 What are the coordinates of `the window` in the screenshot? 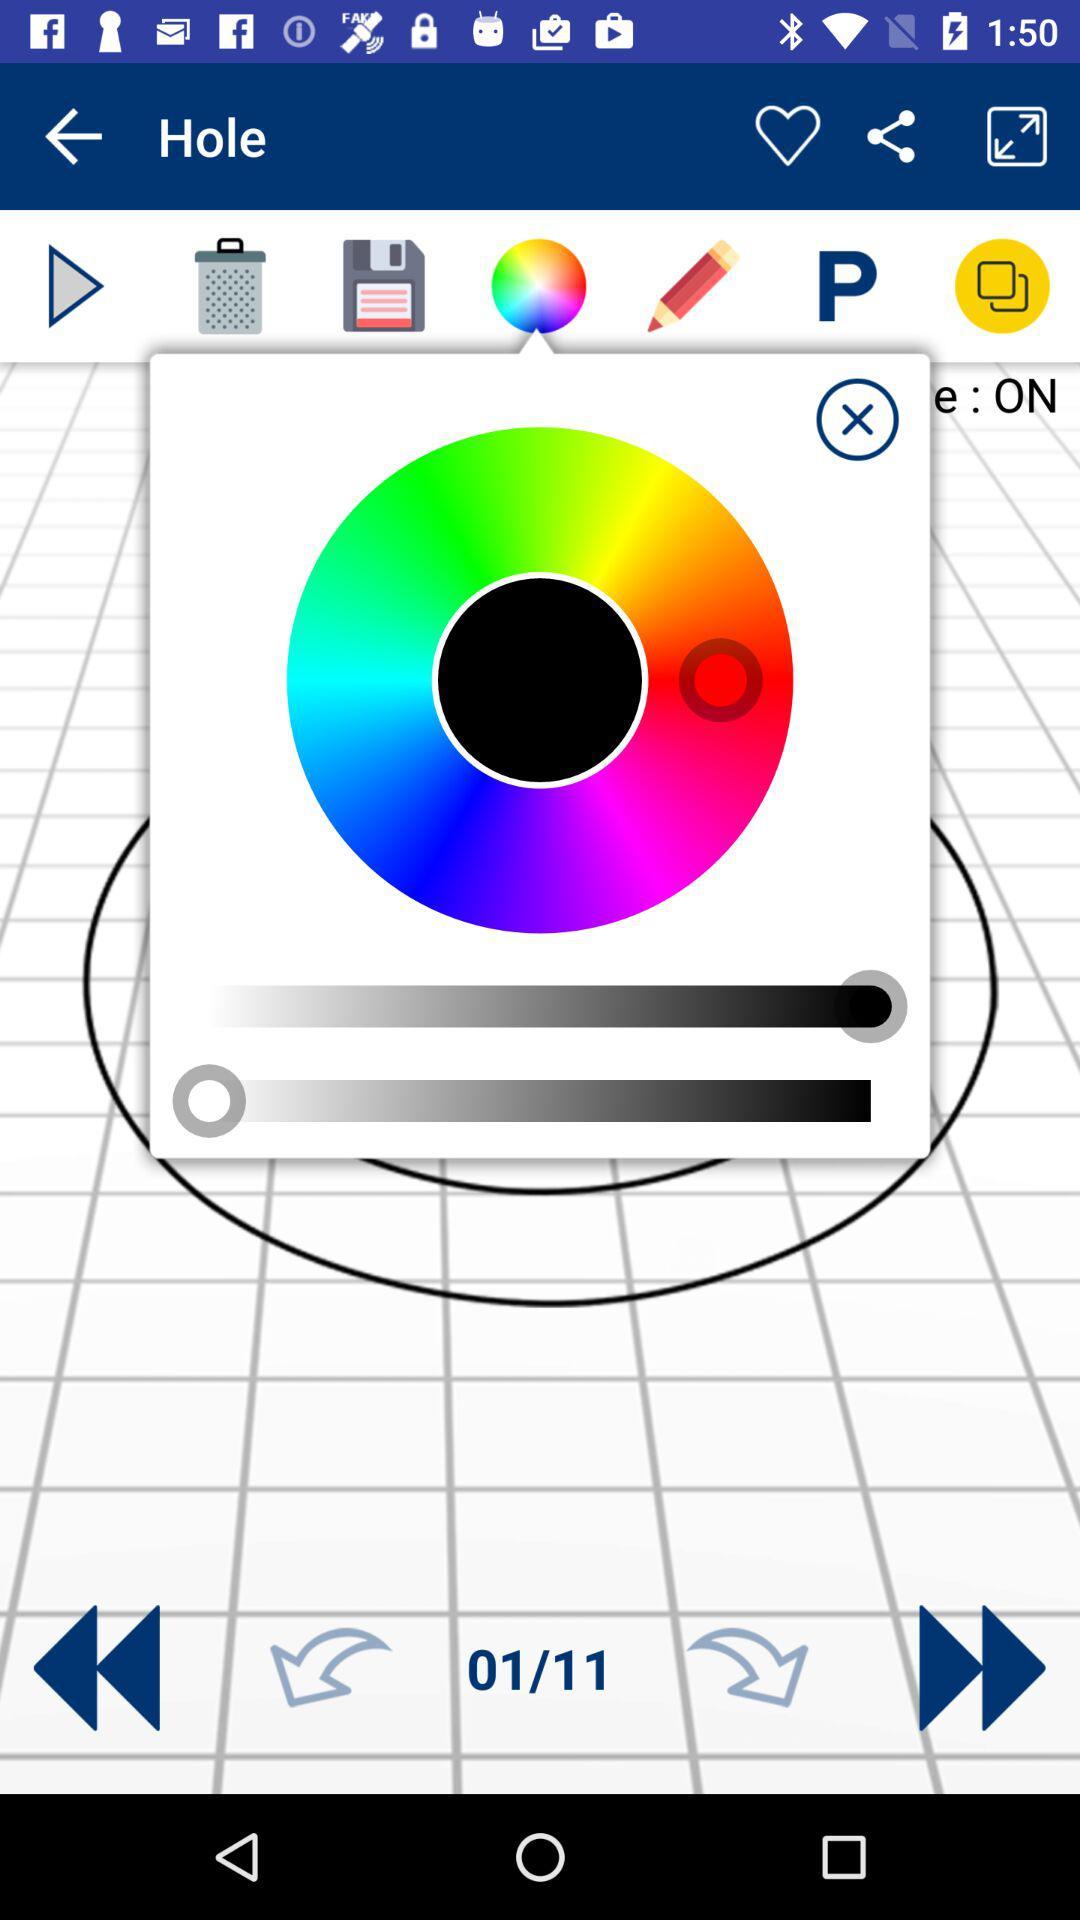 It's located at (856, 418).